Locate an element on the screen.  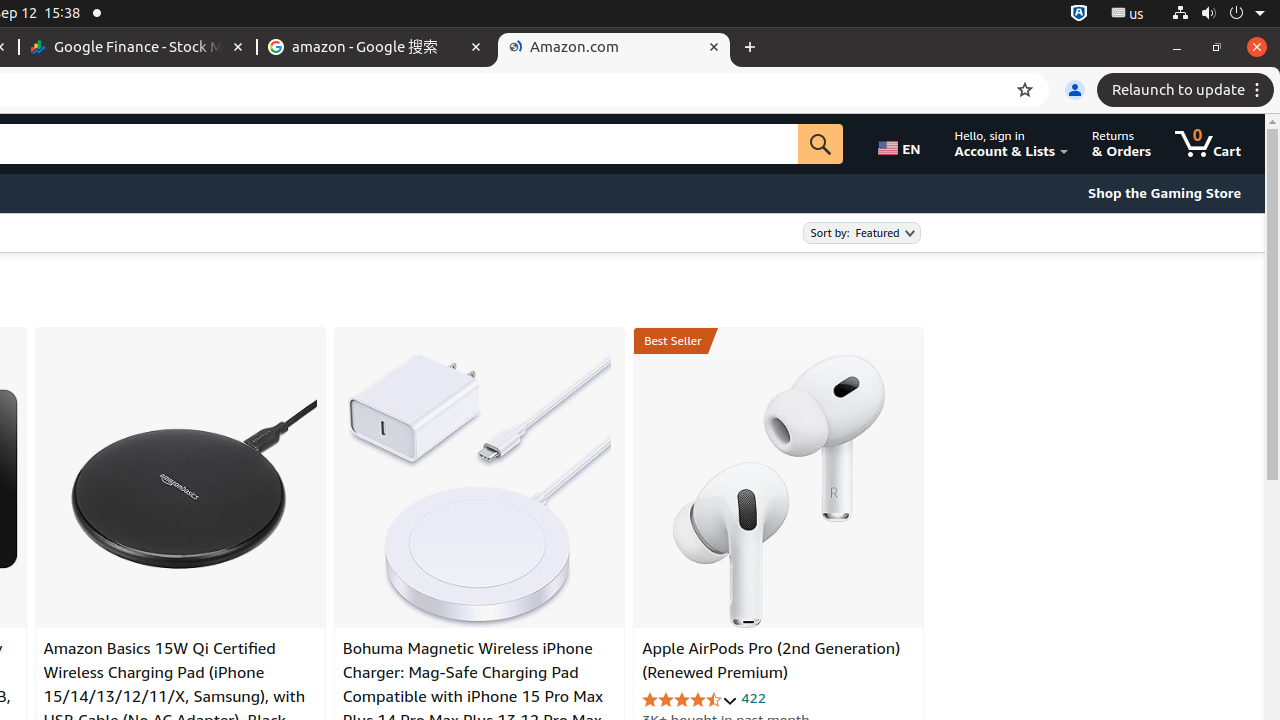
'Apple AirPods Pro (2nd Generation) (Renewed Premium)' is located at coordinates (778, 490).